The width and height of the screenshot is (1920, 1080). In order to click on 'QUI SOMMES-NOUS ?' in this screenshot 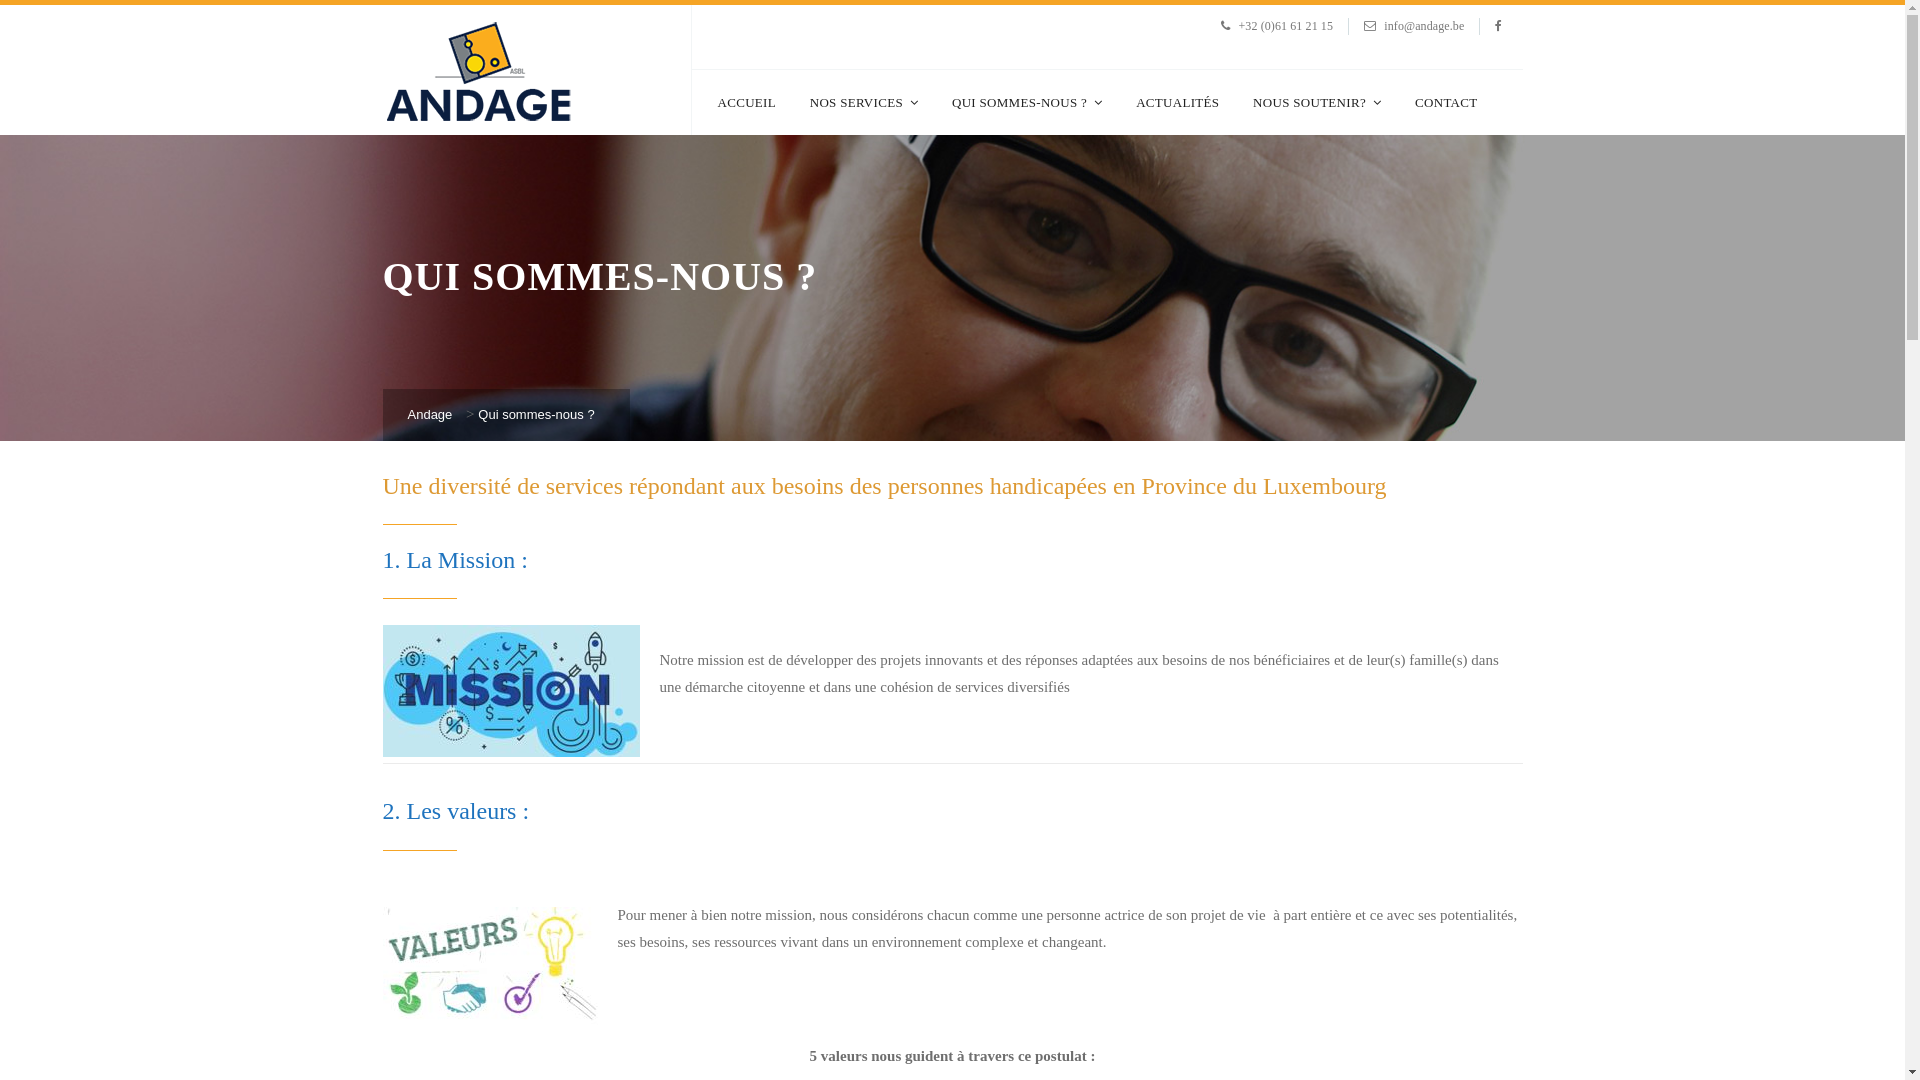, I will do `click(1027, 102)`.